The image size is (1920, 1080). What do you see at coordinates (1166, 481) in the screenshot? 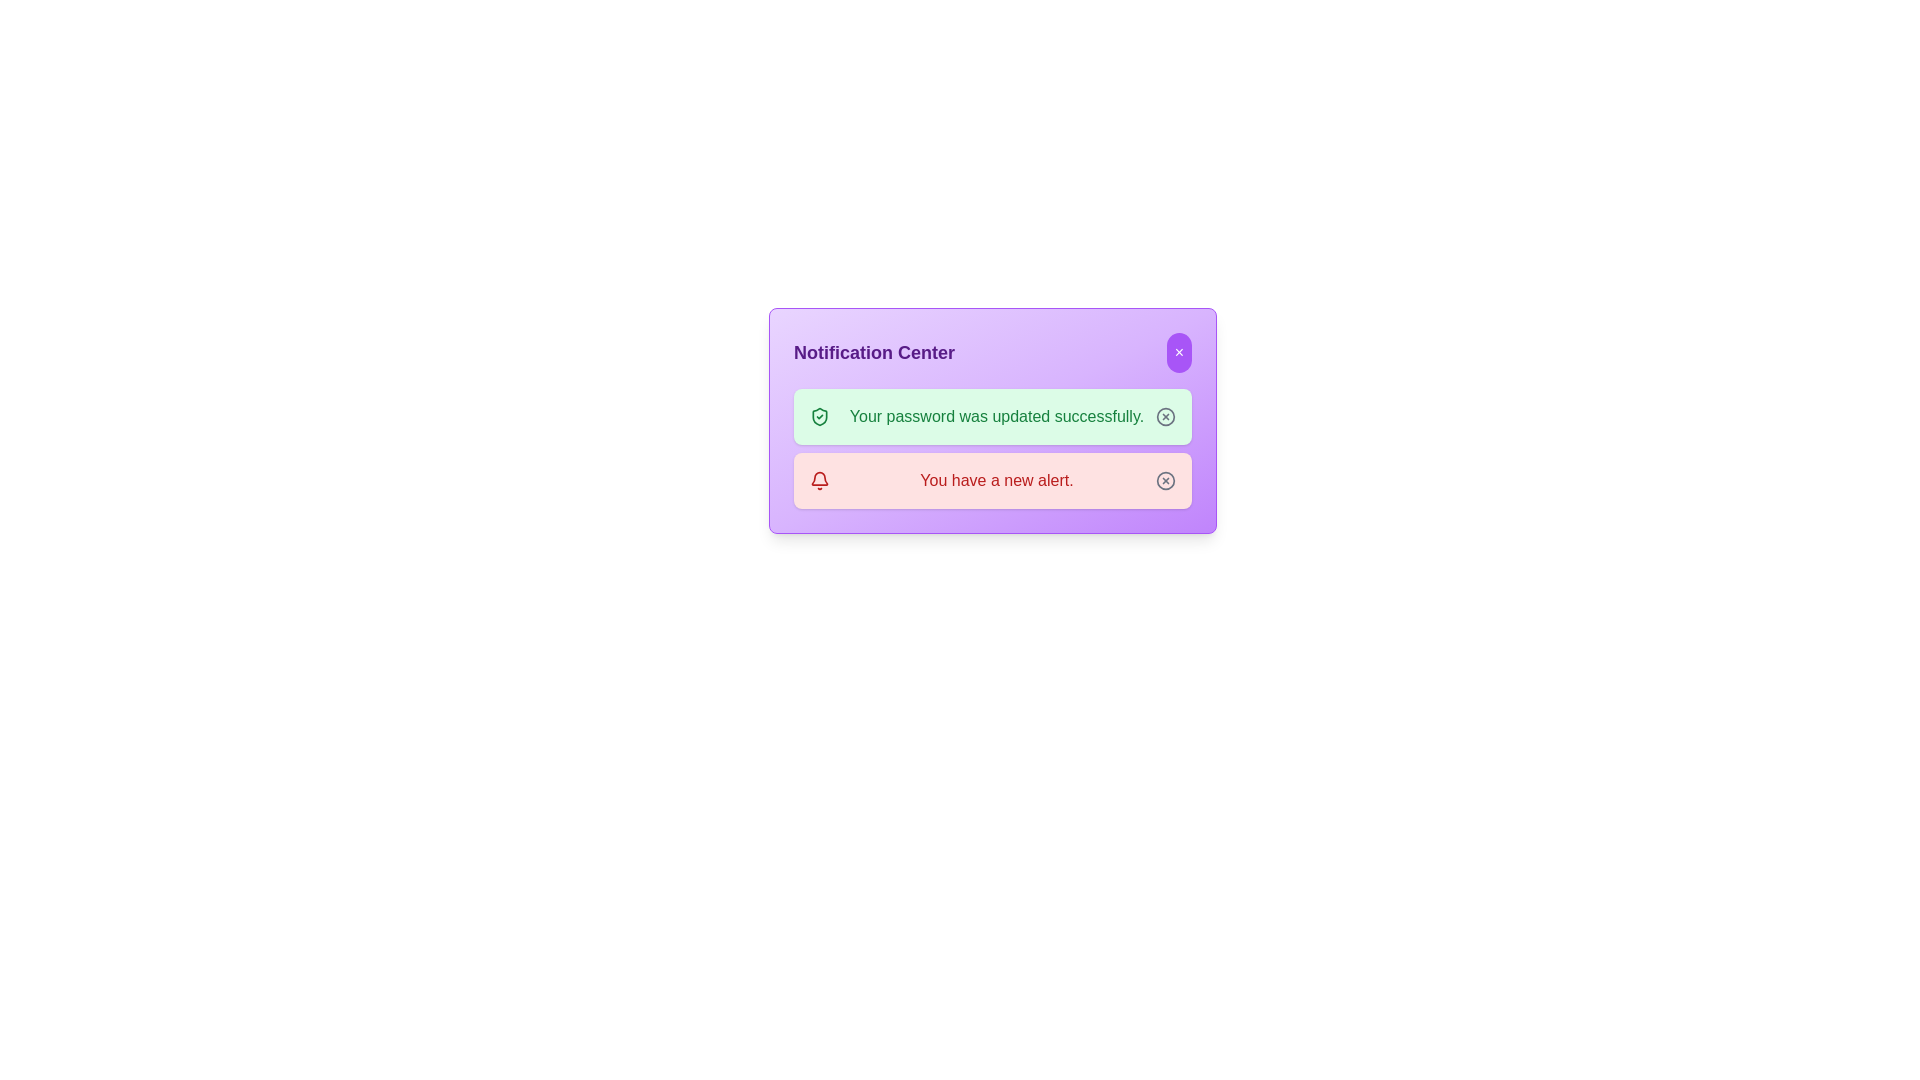
I see `the medium-sized circle with a thin border that is part of the close icon in the notification interface` at bounding box center [1166, 481].